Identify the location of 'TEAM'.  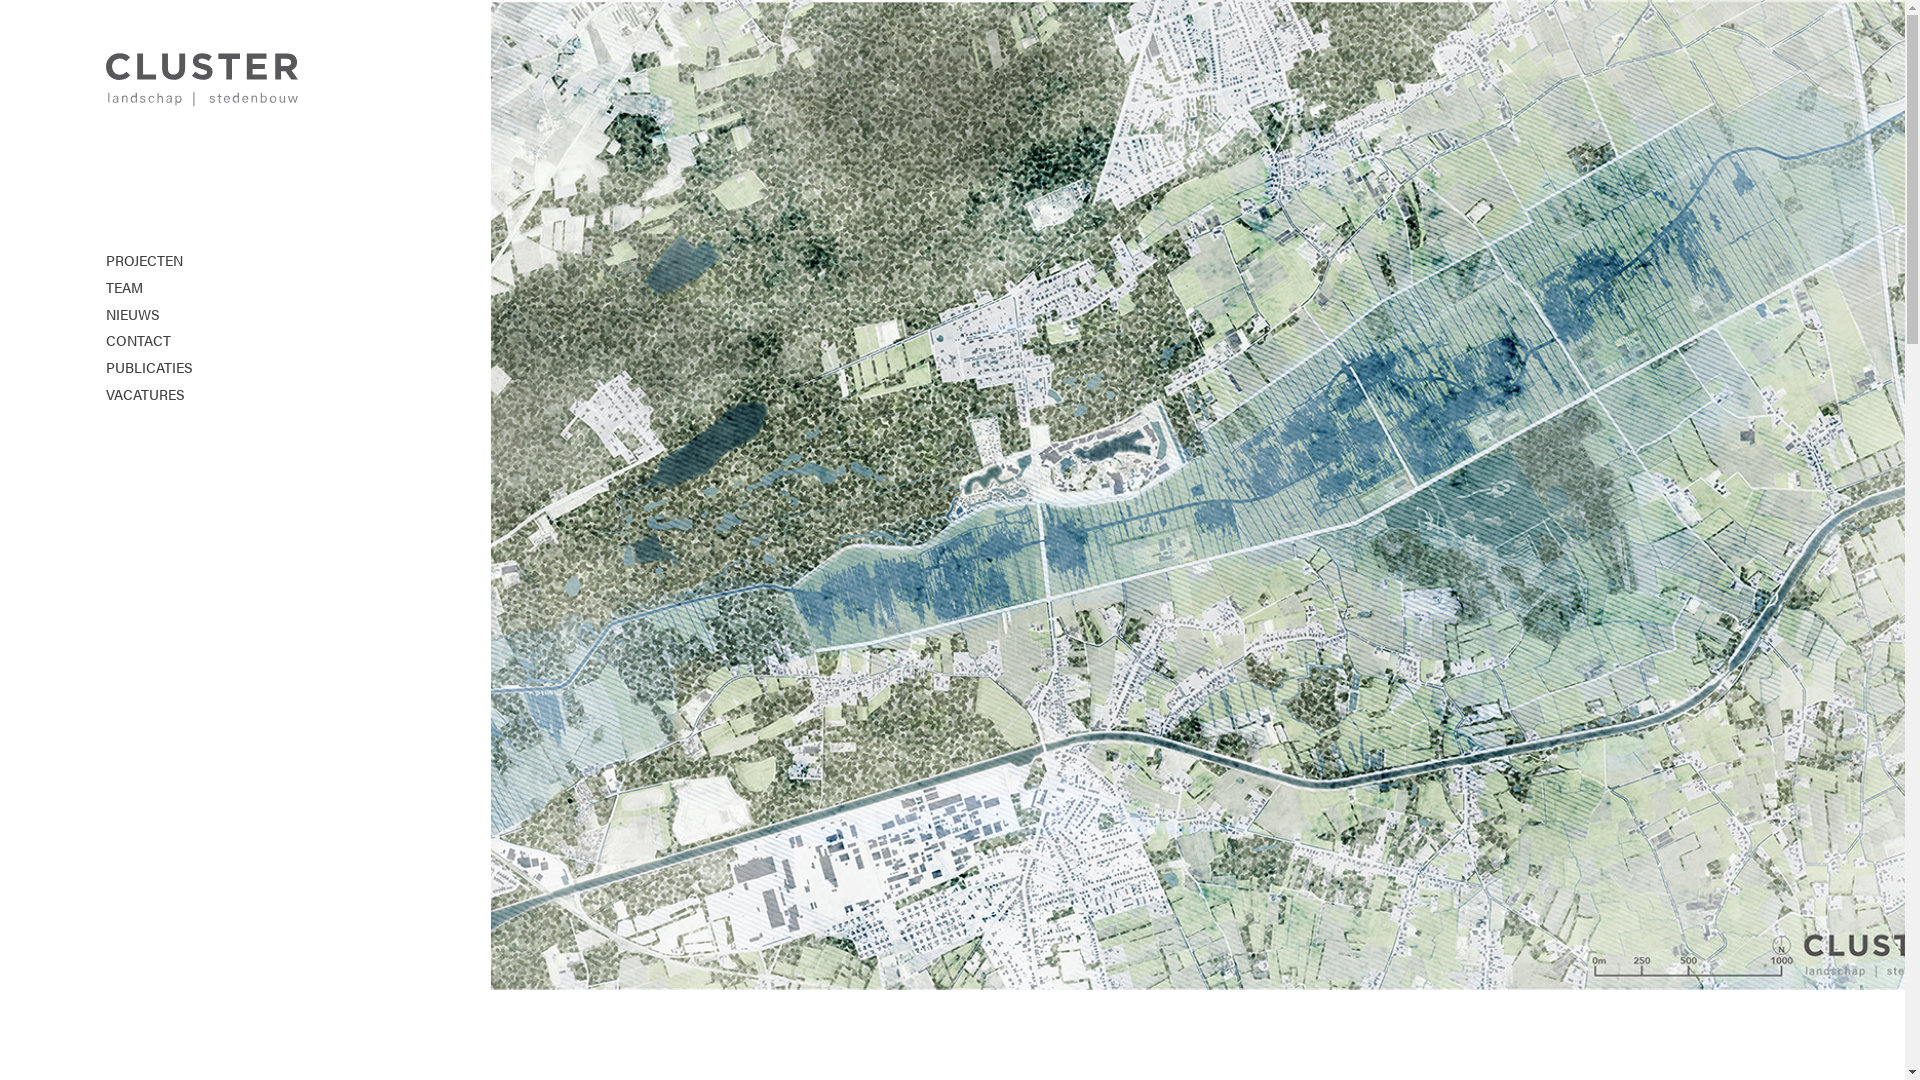
(104, 288).